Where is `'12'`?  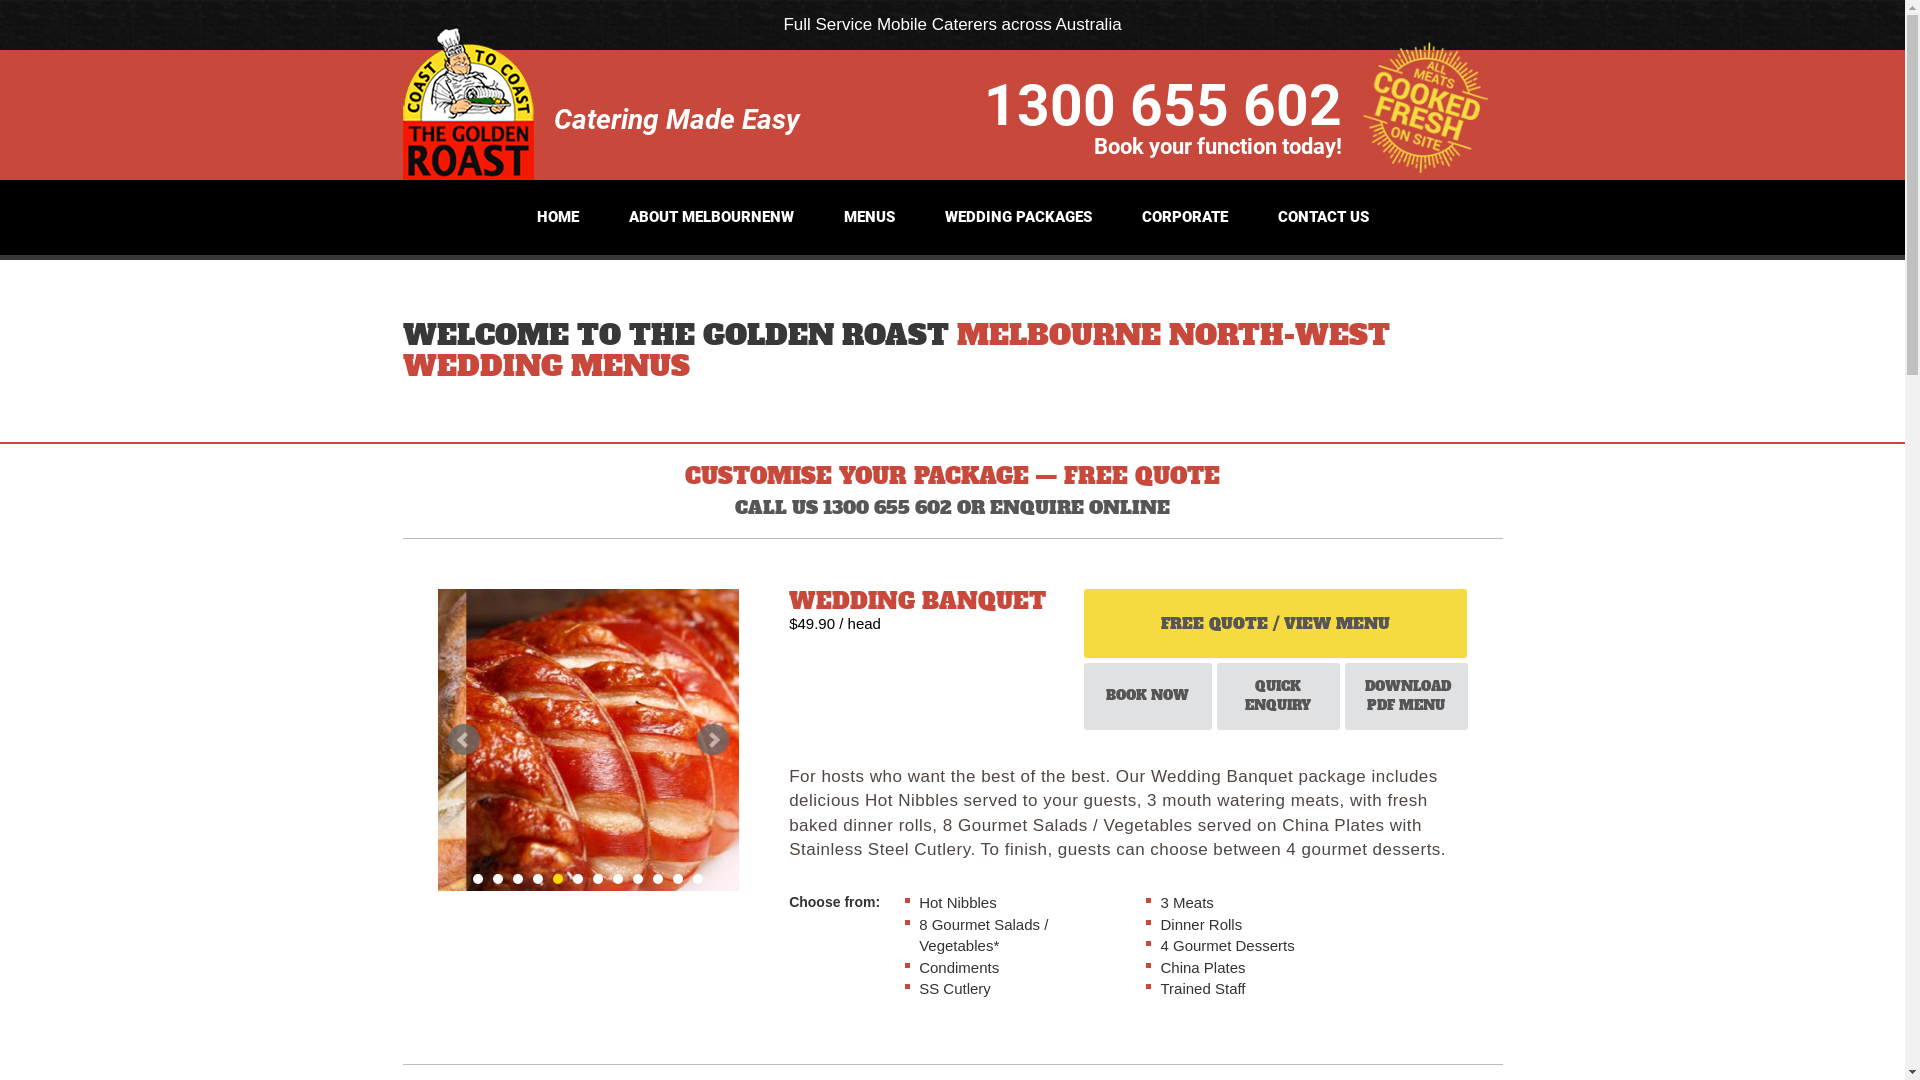
'12' is located at coordinates (692, 878).